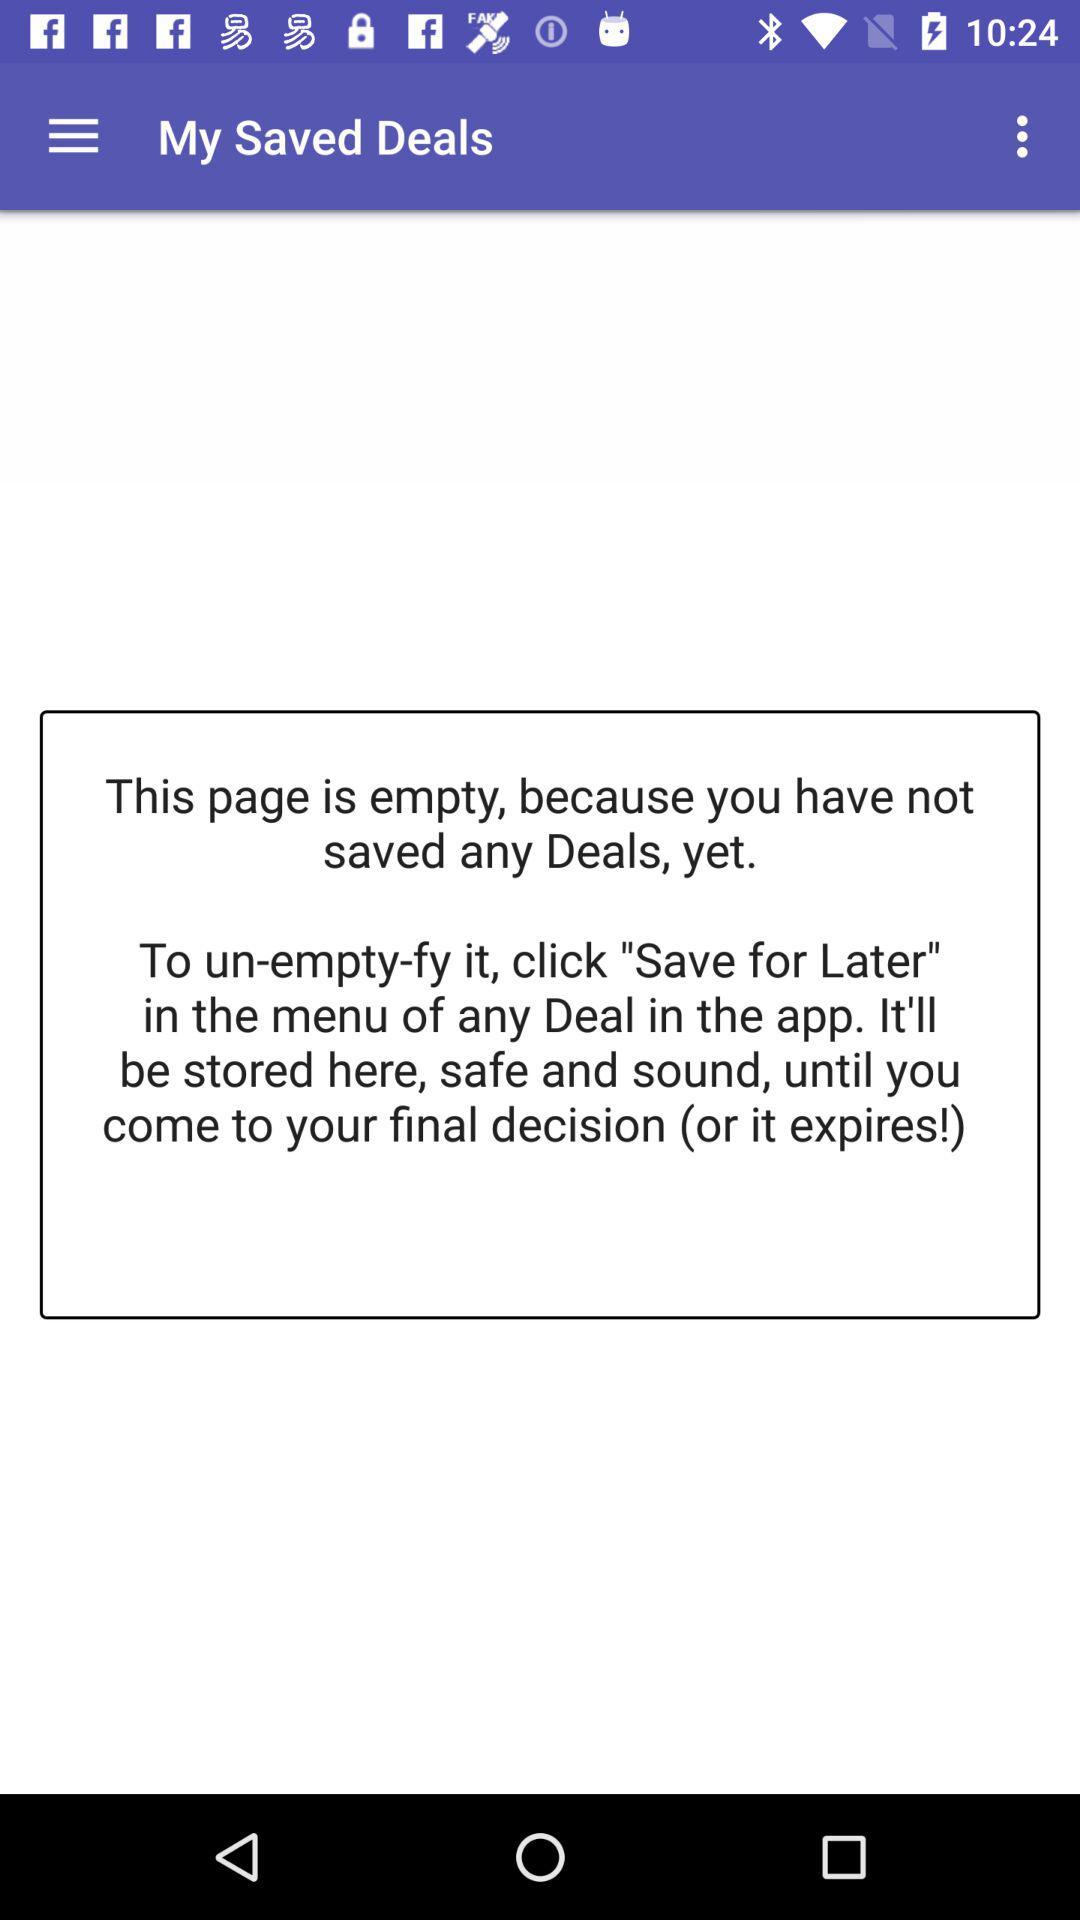 Image resolution: width=1080 pixels, height=1920 pixels. What do you see at coordinates (72, 135) in the screenshot?
I see `the app to the left of my saved deals item` at bounding box center [72, 135].